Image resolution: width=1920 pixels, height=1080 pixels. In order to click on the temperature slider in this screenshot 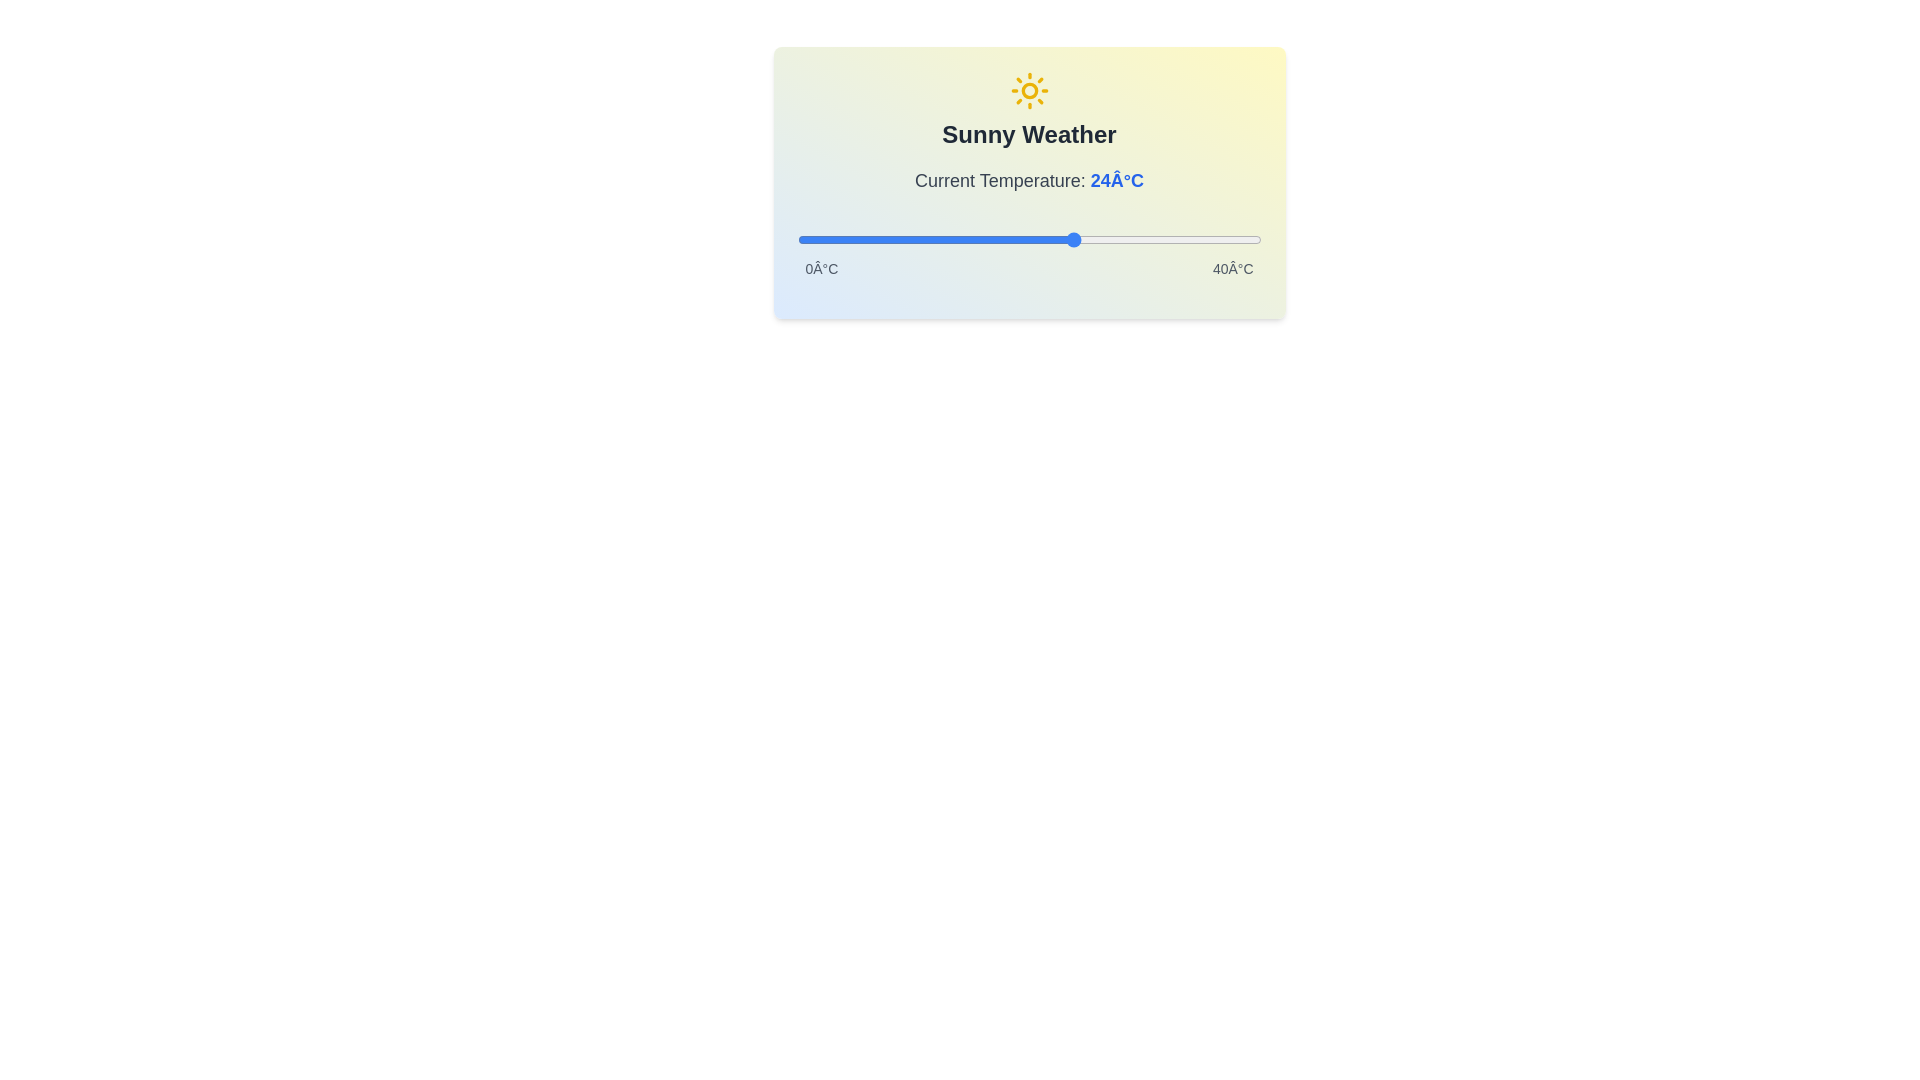, I will do `click(900, 238)`.